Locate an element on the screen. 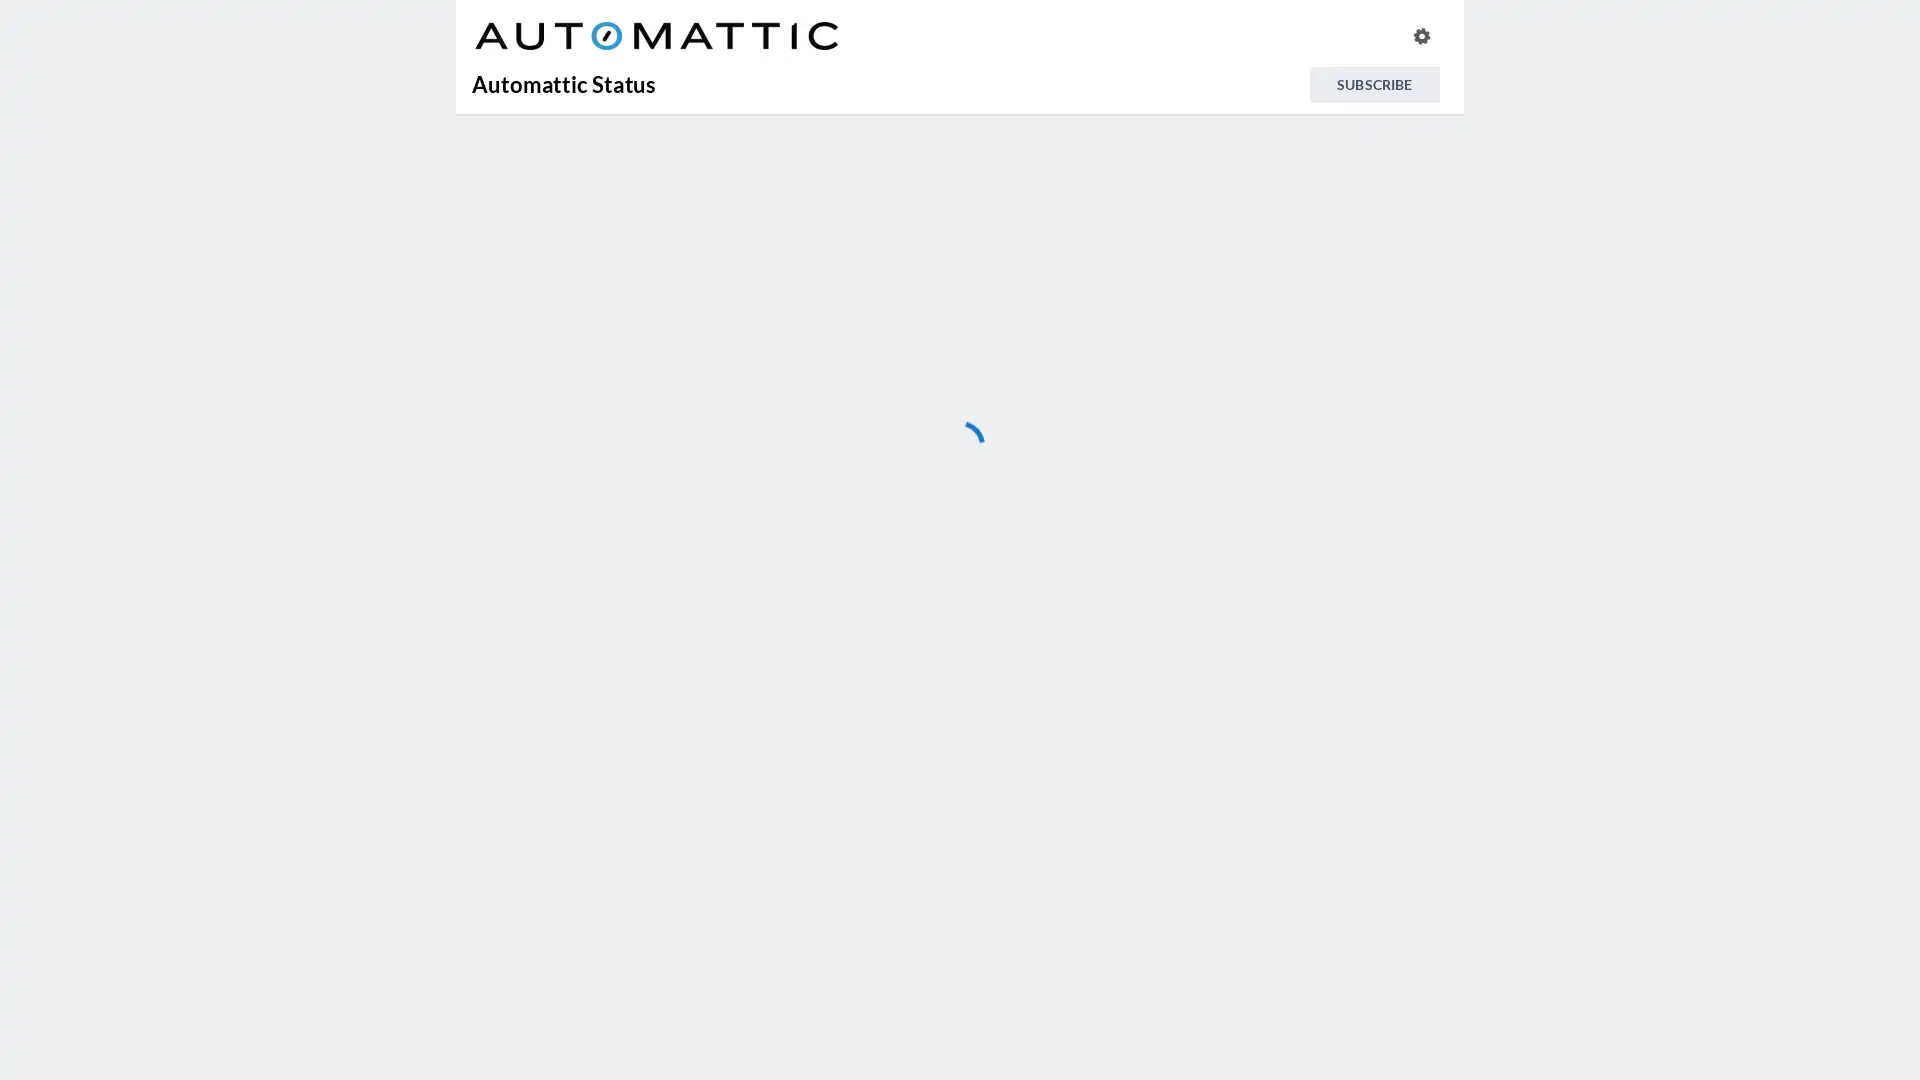 Image resolution: width=1920 pixels, height=1080 pixels. Cloudup Response Time : 368 ms is located at coordinates (838, 416).